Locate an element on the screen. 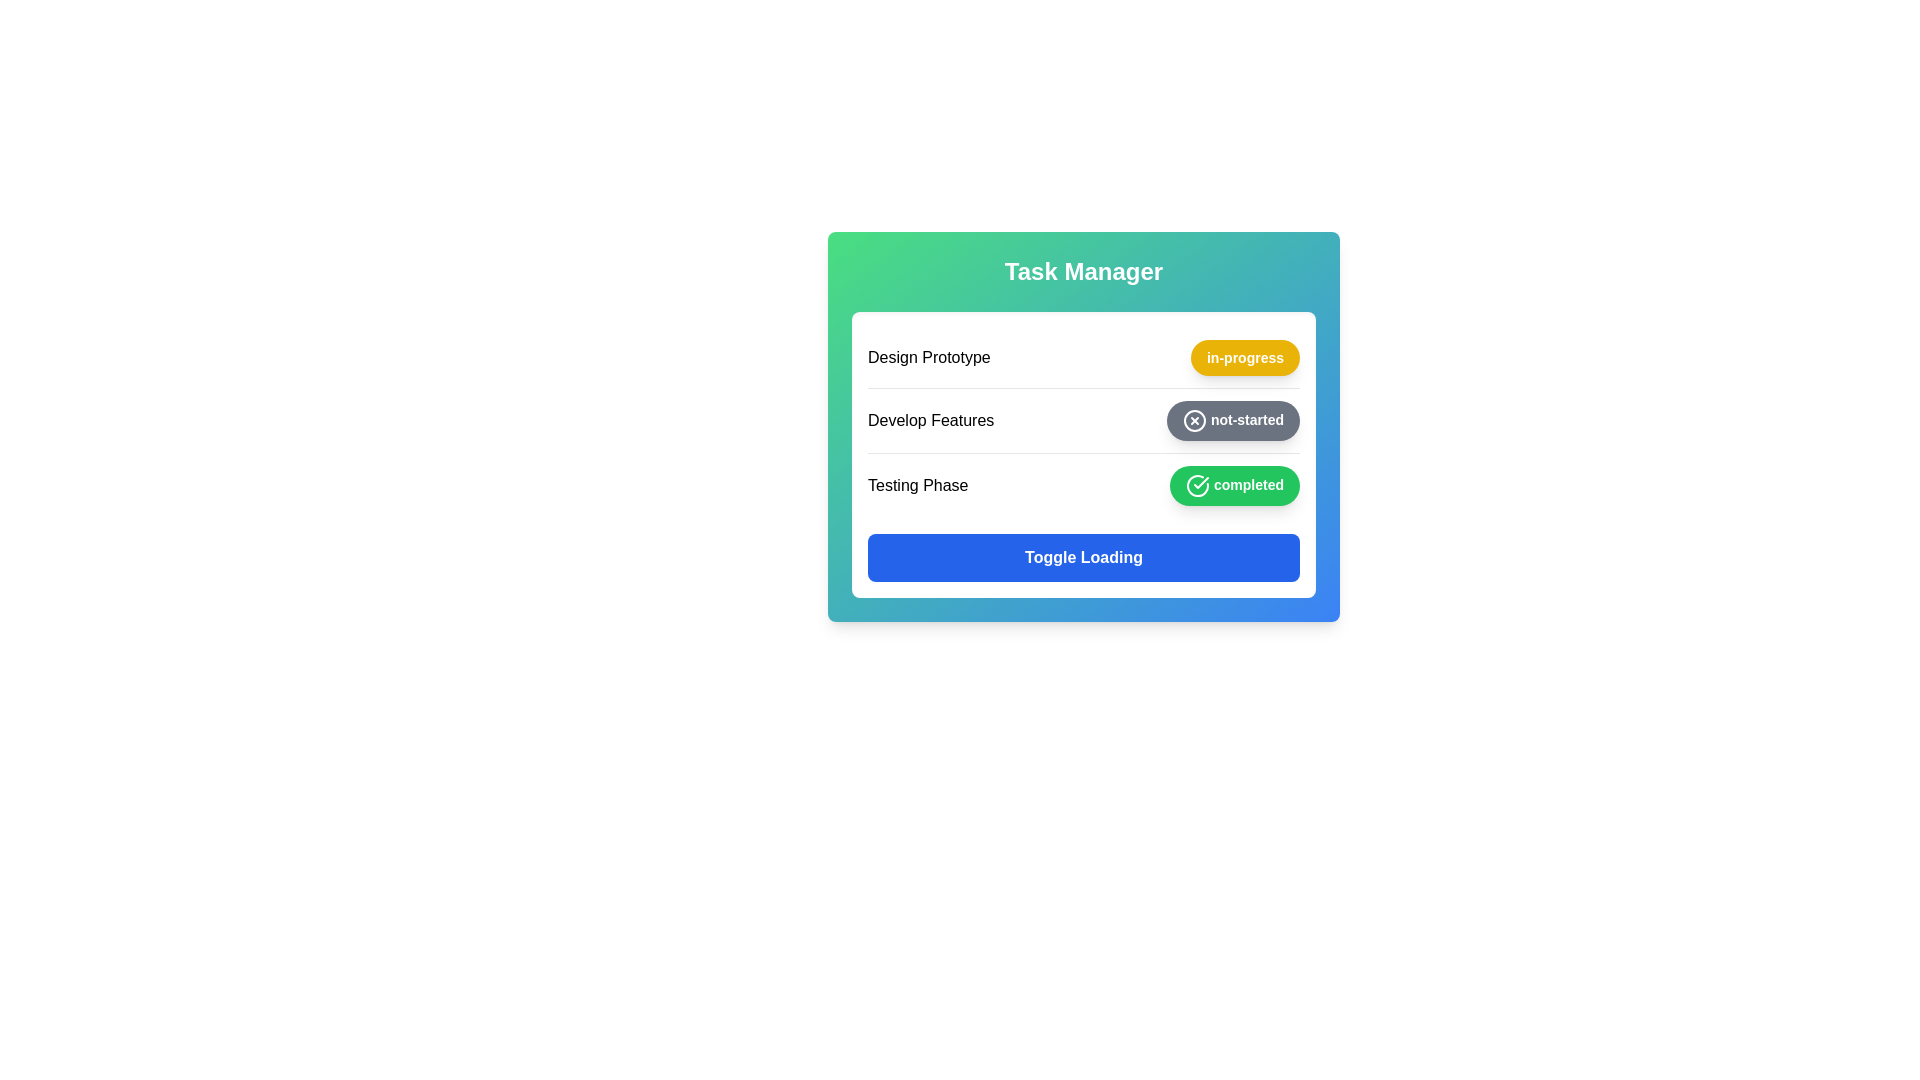 The image size is (1920, 1080). the interactive button that indicates the 'Testing Phase' task status is located at coordinates (1233, 486).